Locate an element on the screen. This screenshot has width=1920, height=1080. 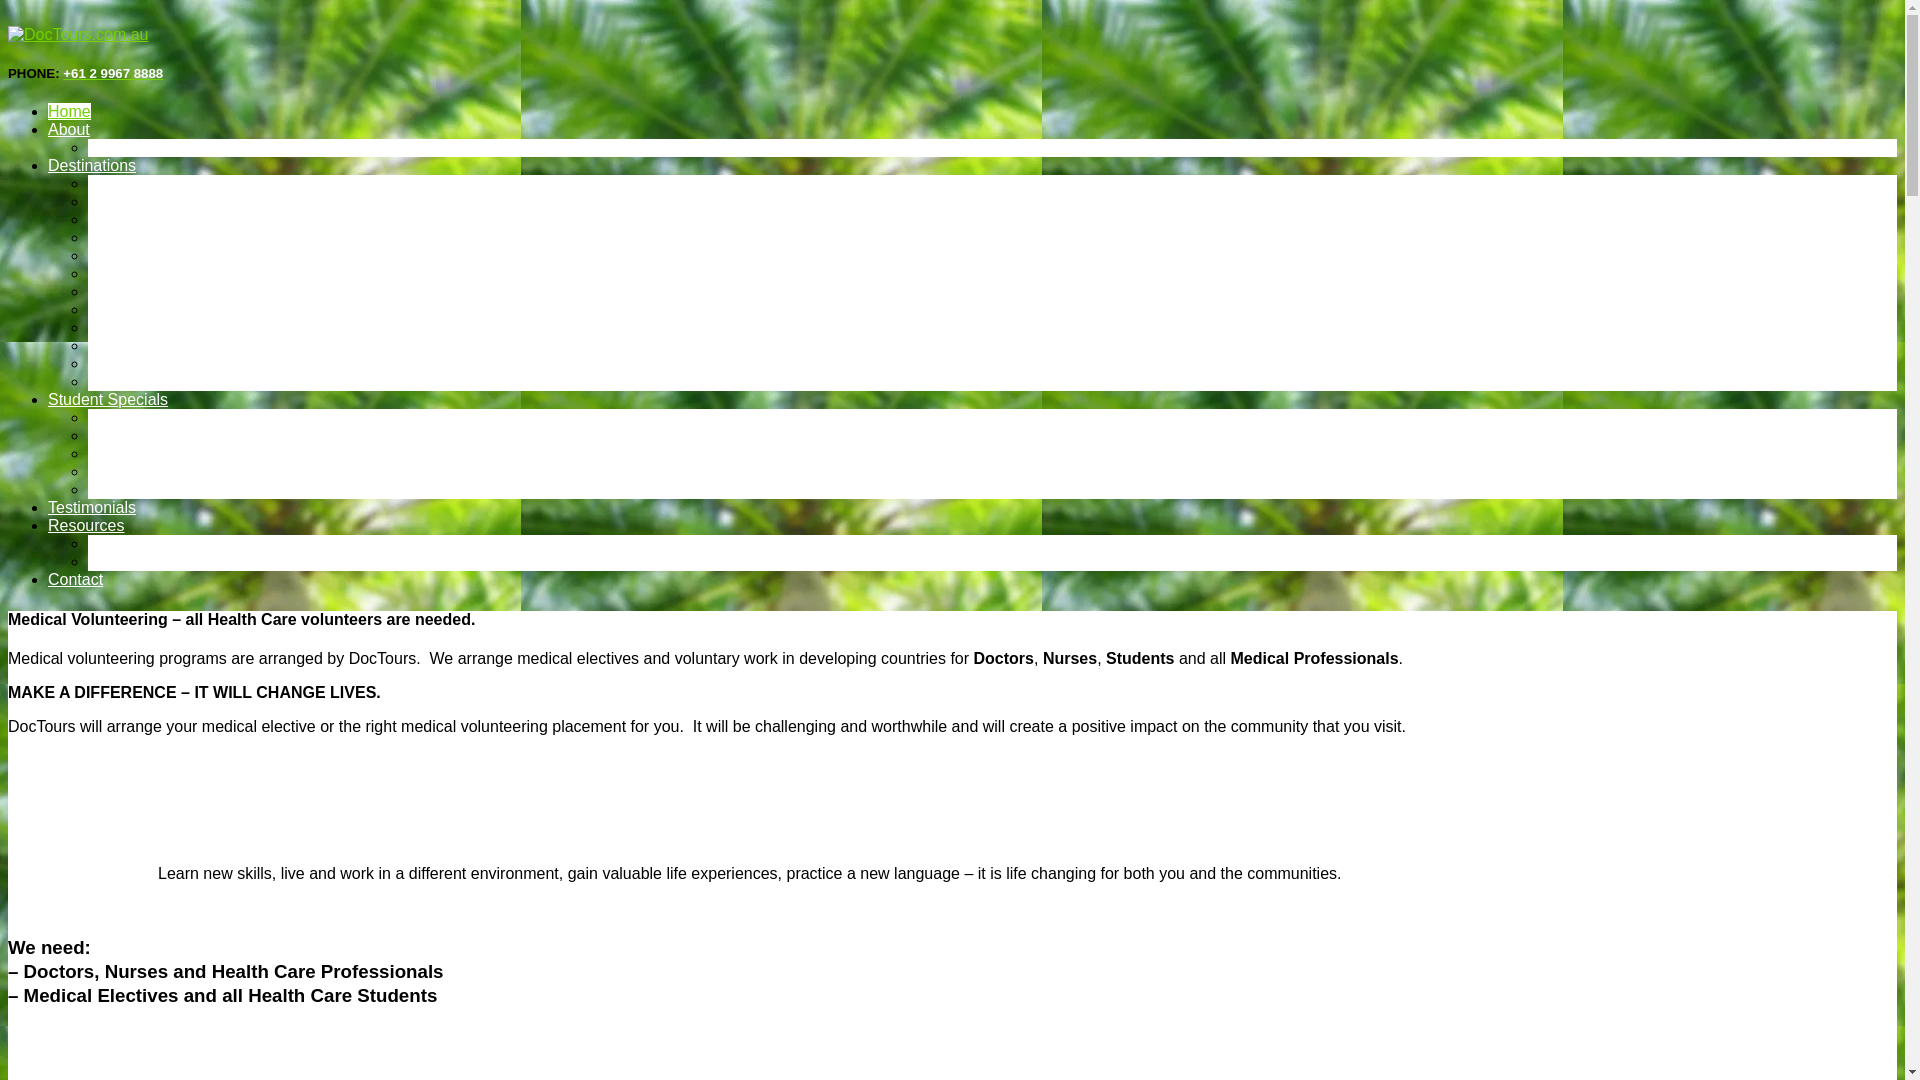
'Sri Lanka' is located at coordinates (86, 273).